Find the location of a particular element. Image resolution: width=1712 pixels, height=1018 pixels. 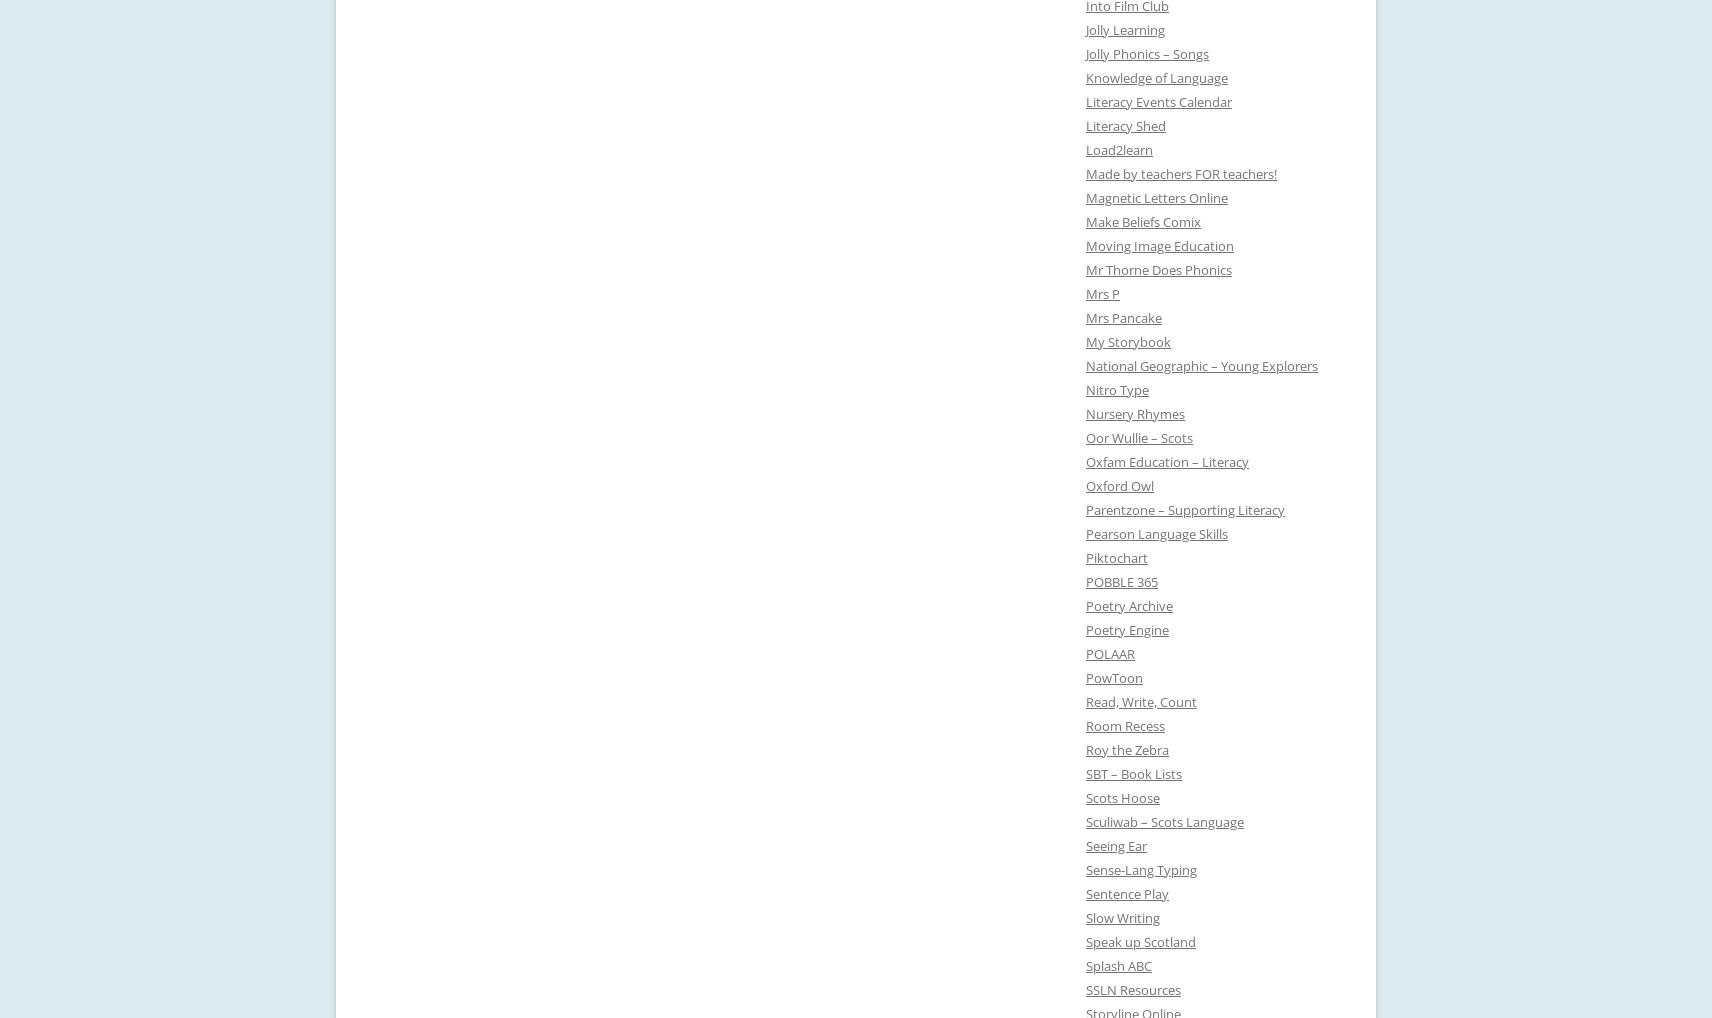

'Oor Wullie – Scots' is located at coordinates (1139, 437).